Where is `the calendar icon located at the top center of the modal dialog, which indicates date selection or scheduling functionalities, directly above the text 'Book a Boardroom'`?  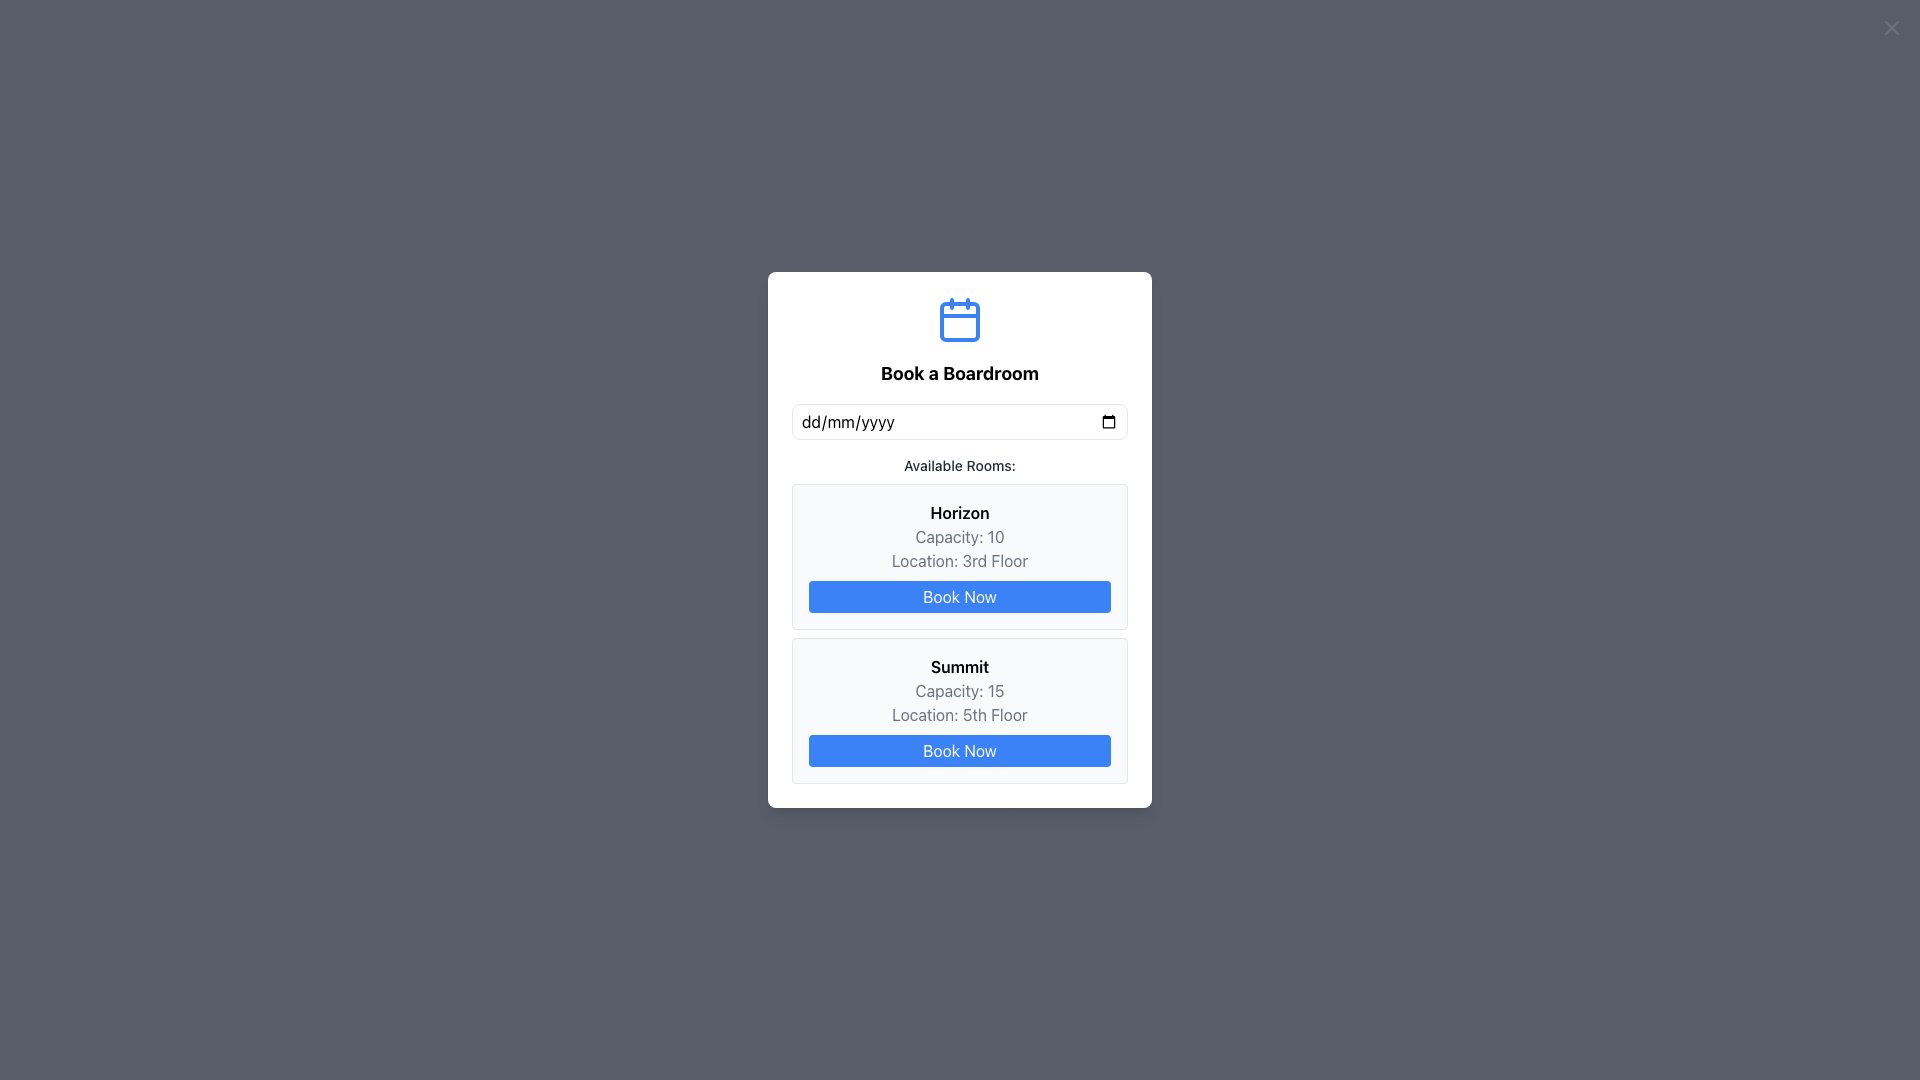
the calendar icon located at the top center of the modal dialog, which indicates date selection or scheduling functionalities, directly above the text 'Book a Boardroom' is located at coordinates (960, 319).